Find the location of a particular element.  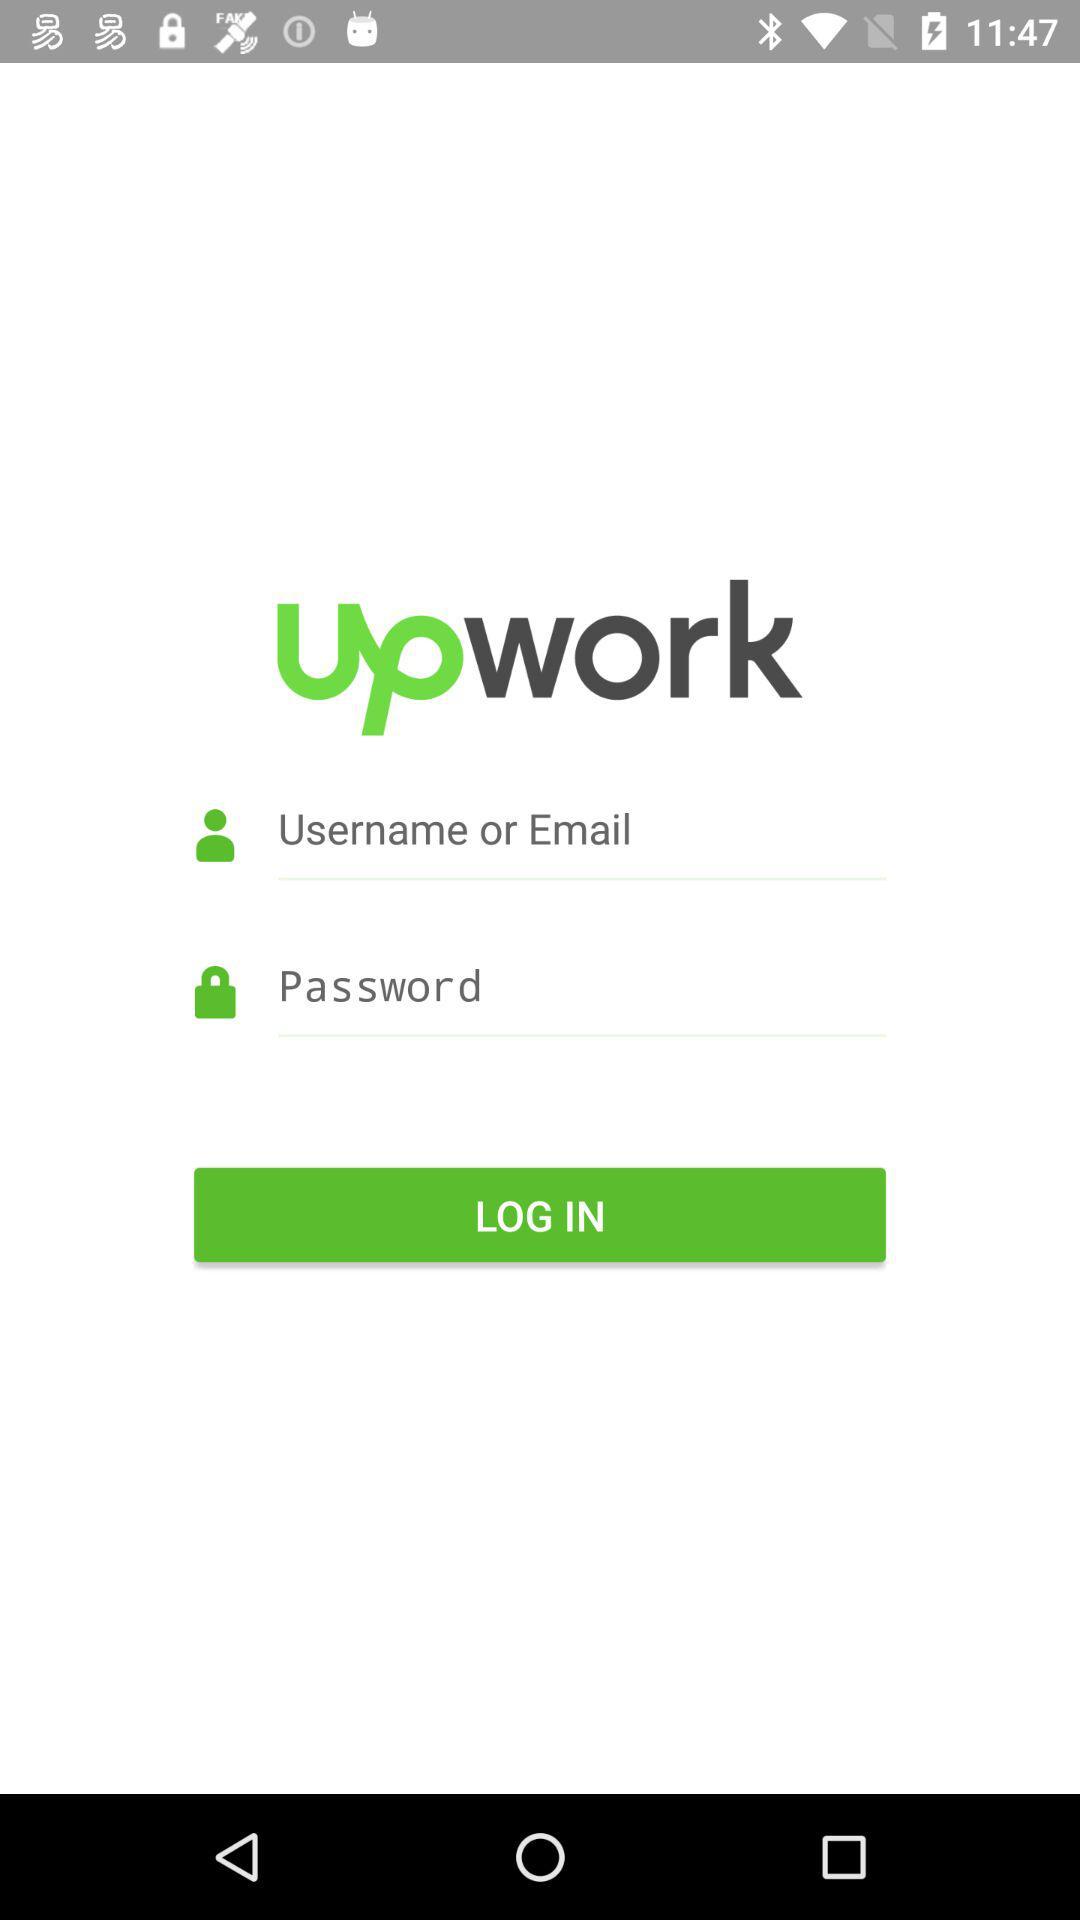

password is located at coordinates (540, 1013).